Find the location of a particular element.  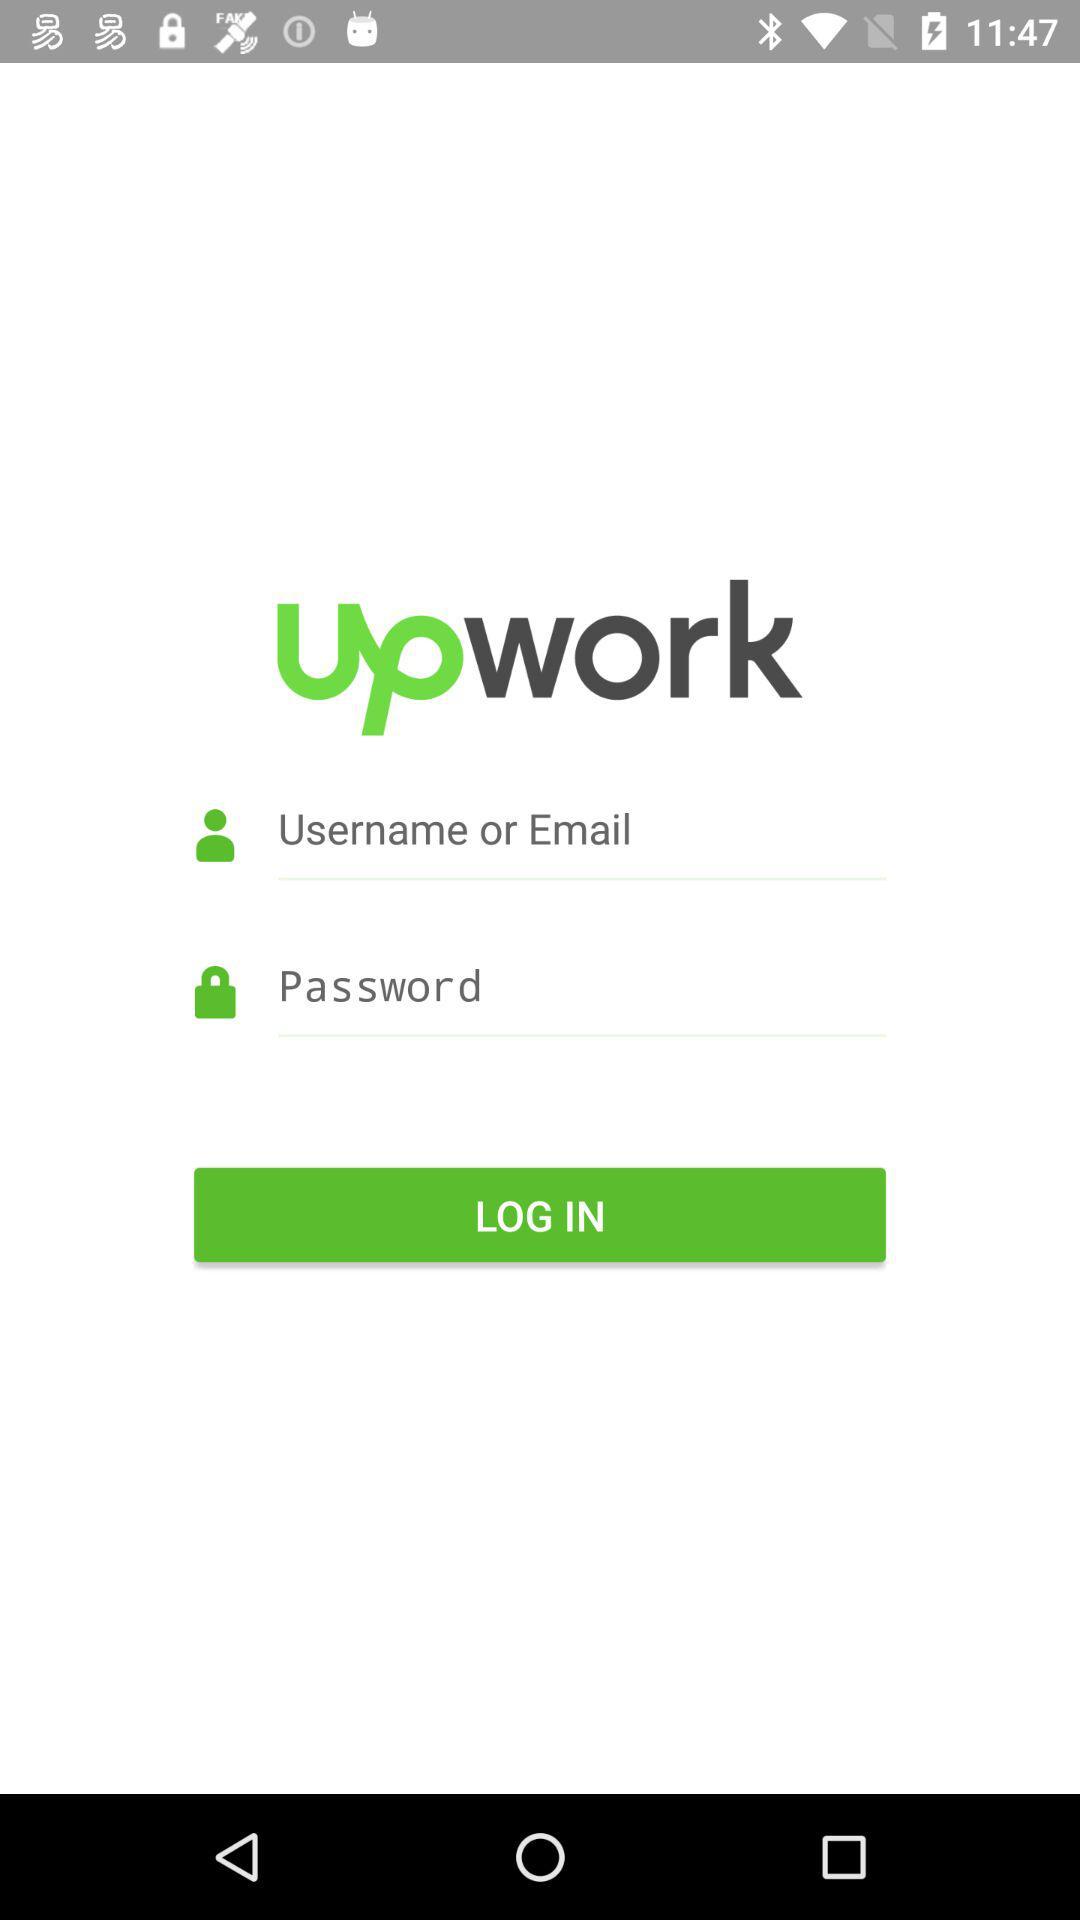

password is located at coordinates (540, 1013).